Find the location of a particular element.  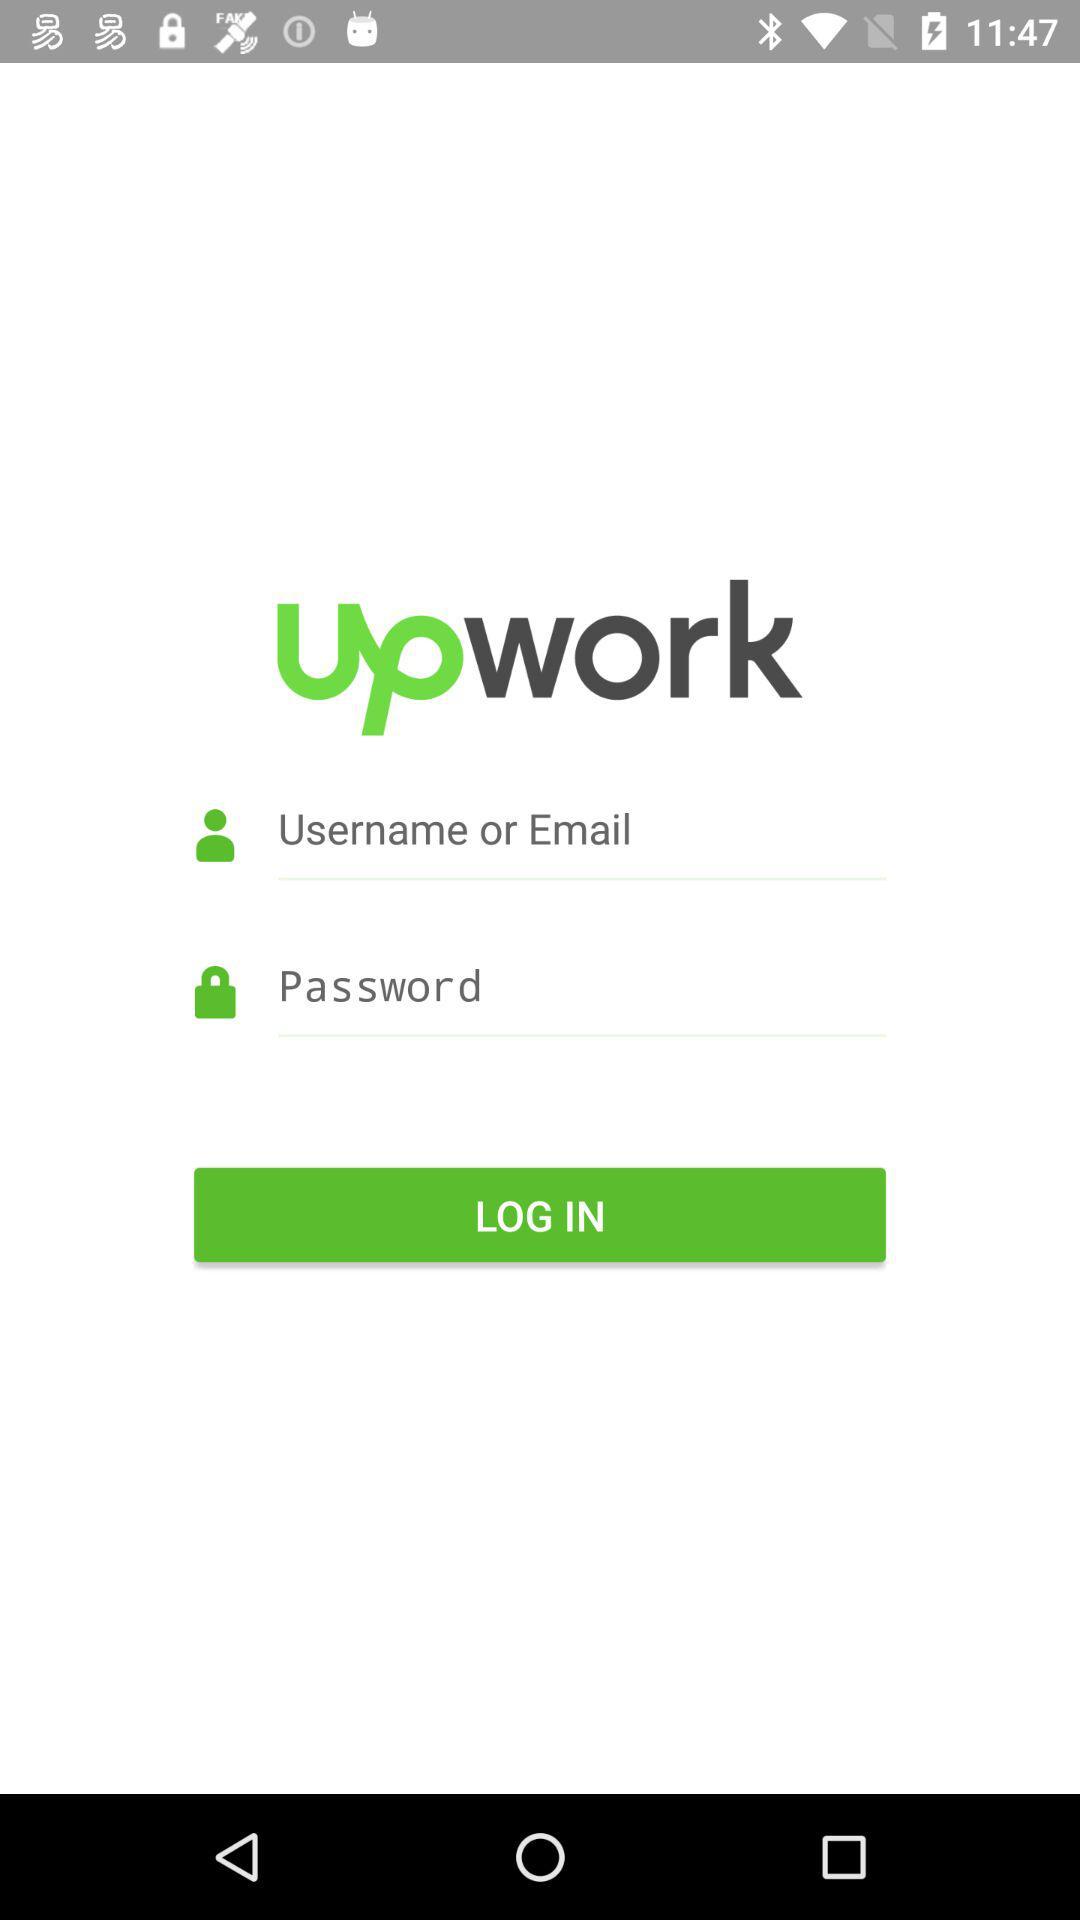

password is located at coordinates (540, 1013).